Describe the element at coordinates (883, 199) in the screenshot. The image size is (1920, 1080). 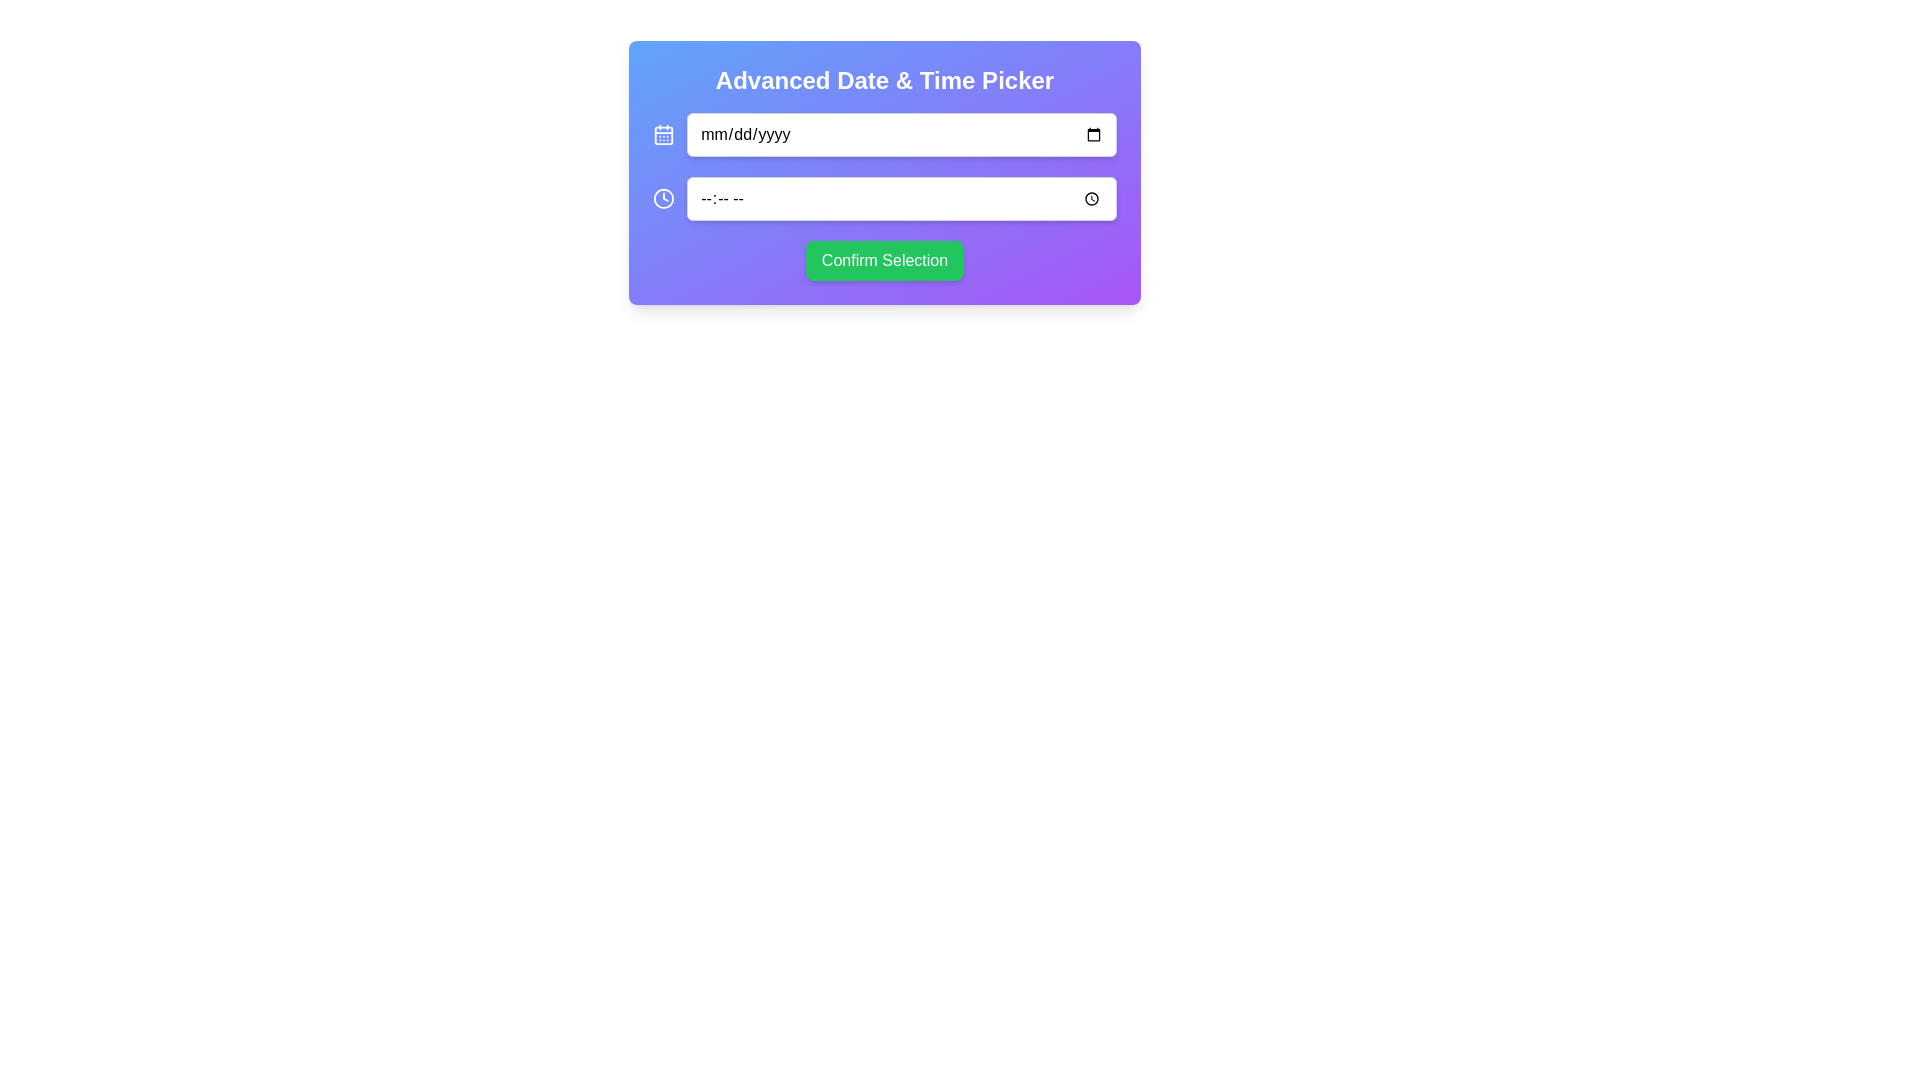
I see `to focus on the time input field, which is styled with a border and has placeholder '--:-- --', located below the date input field and above the Confirm Selection button in the Advanced Date & Time Picker interface` at that location.